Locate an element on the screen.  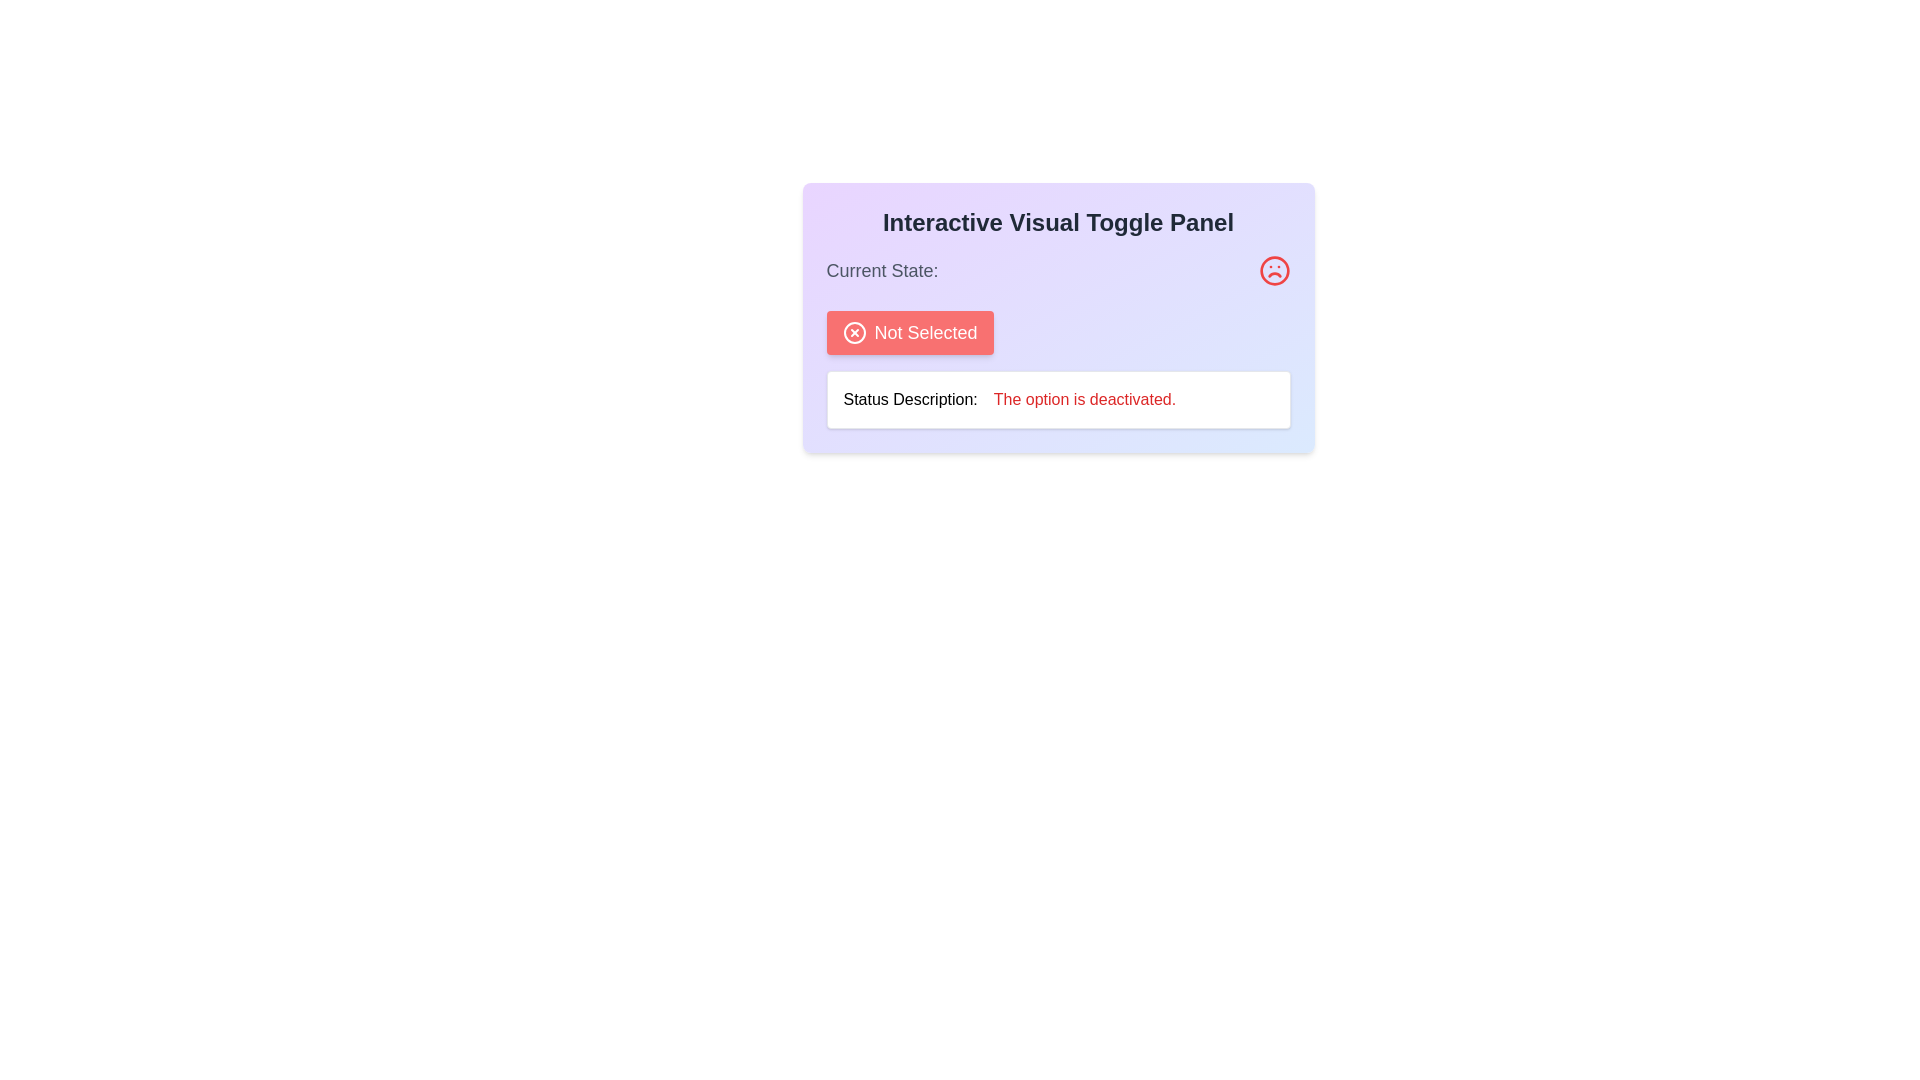
the Label that indicates the status of the option, located within the 'Interactive Visual Toggle Panel' directly below the 'Current State:' label is located at coordinates (909, 400).